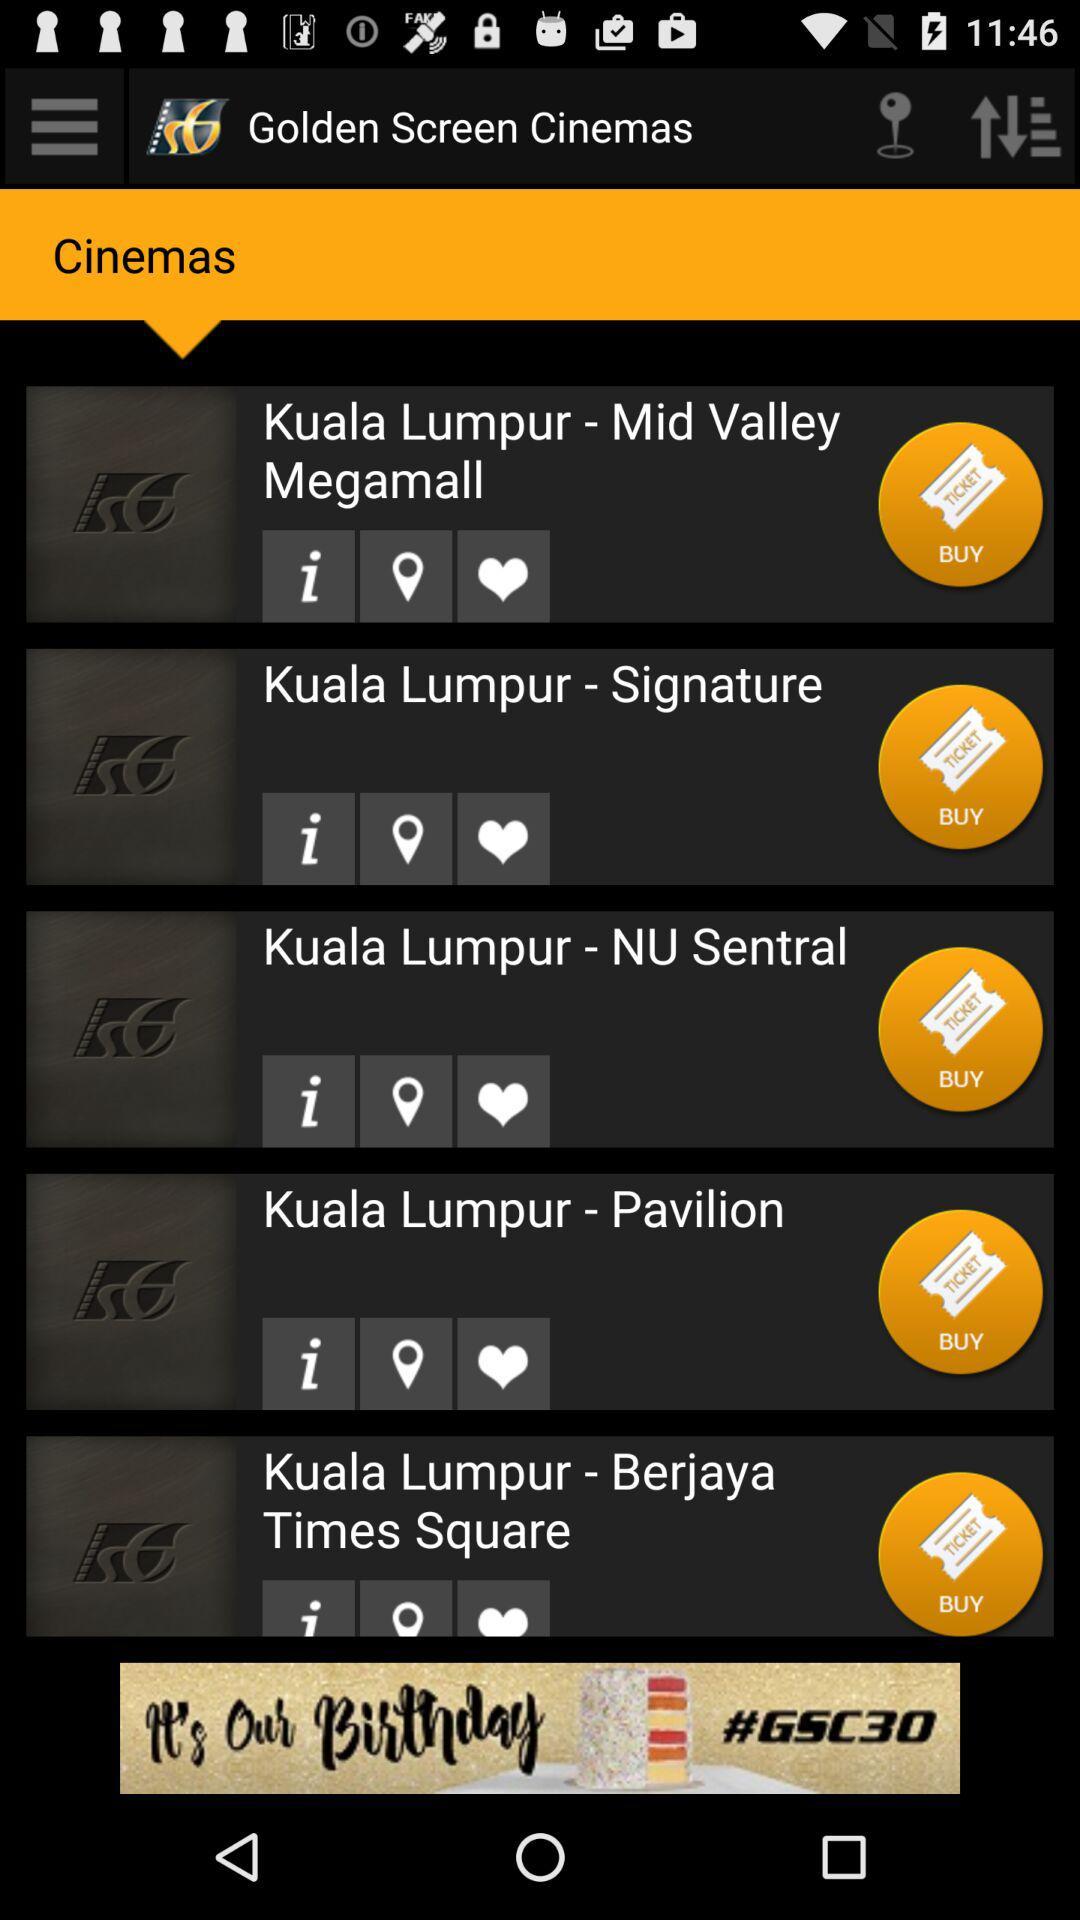 This screenshot has height=1920, width=1080. What do you see at coordinates (308, 838) in the screenshot?
I see `location` at bounding box center [308, 838].